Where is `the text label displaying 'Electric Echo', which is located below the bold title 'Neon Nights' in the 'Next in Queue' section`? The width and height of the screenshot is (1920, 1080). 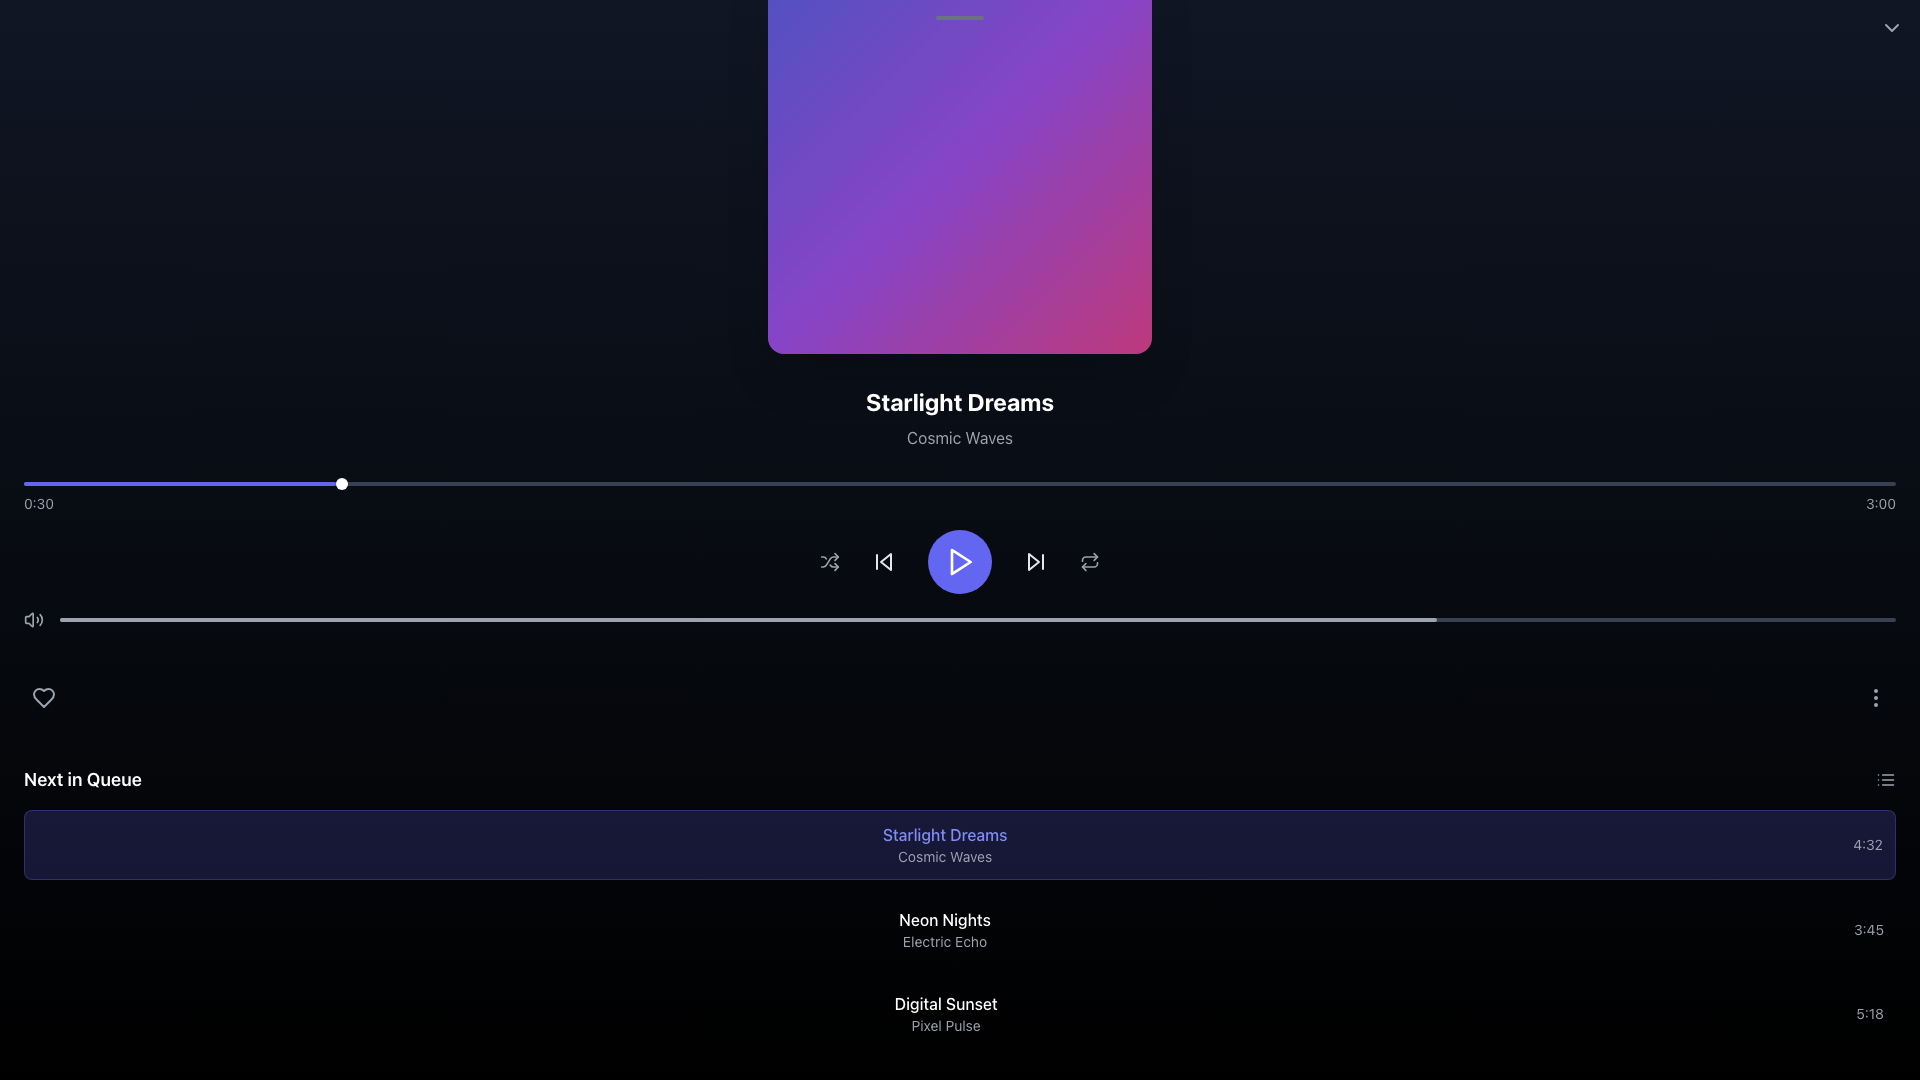
the text label displaying 'Electric Echo', which is located below the bold title 'Neon Nights' in the 'Next in Queue' section is located at coordinates (944, 941).